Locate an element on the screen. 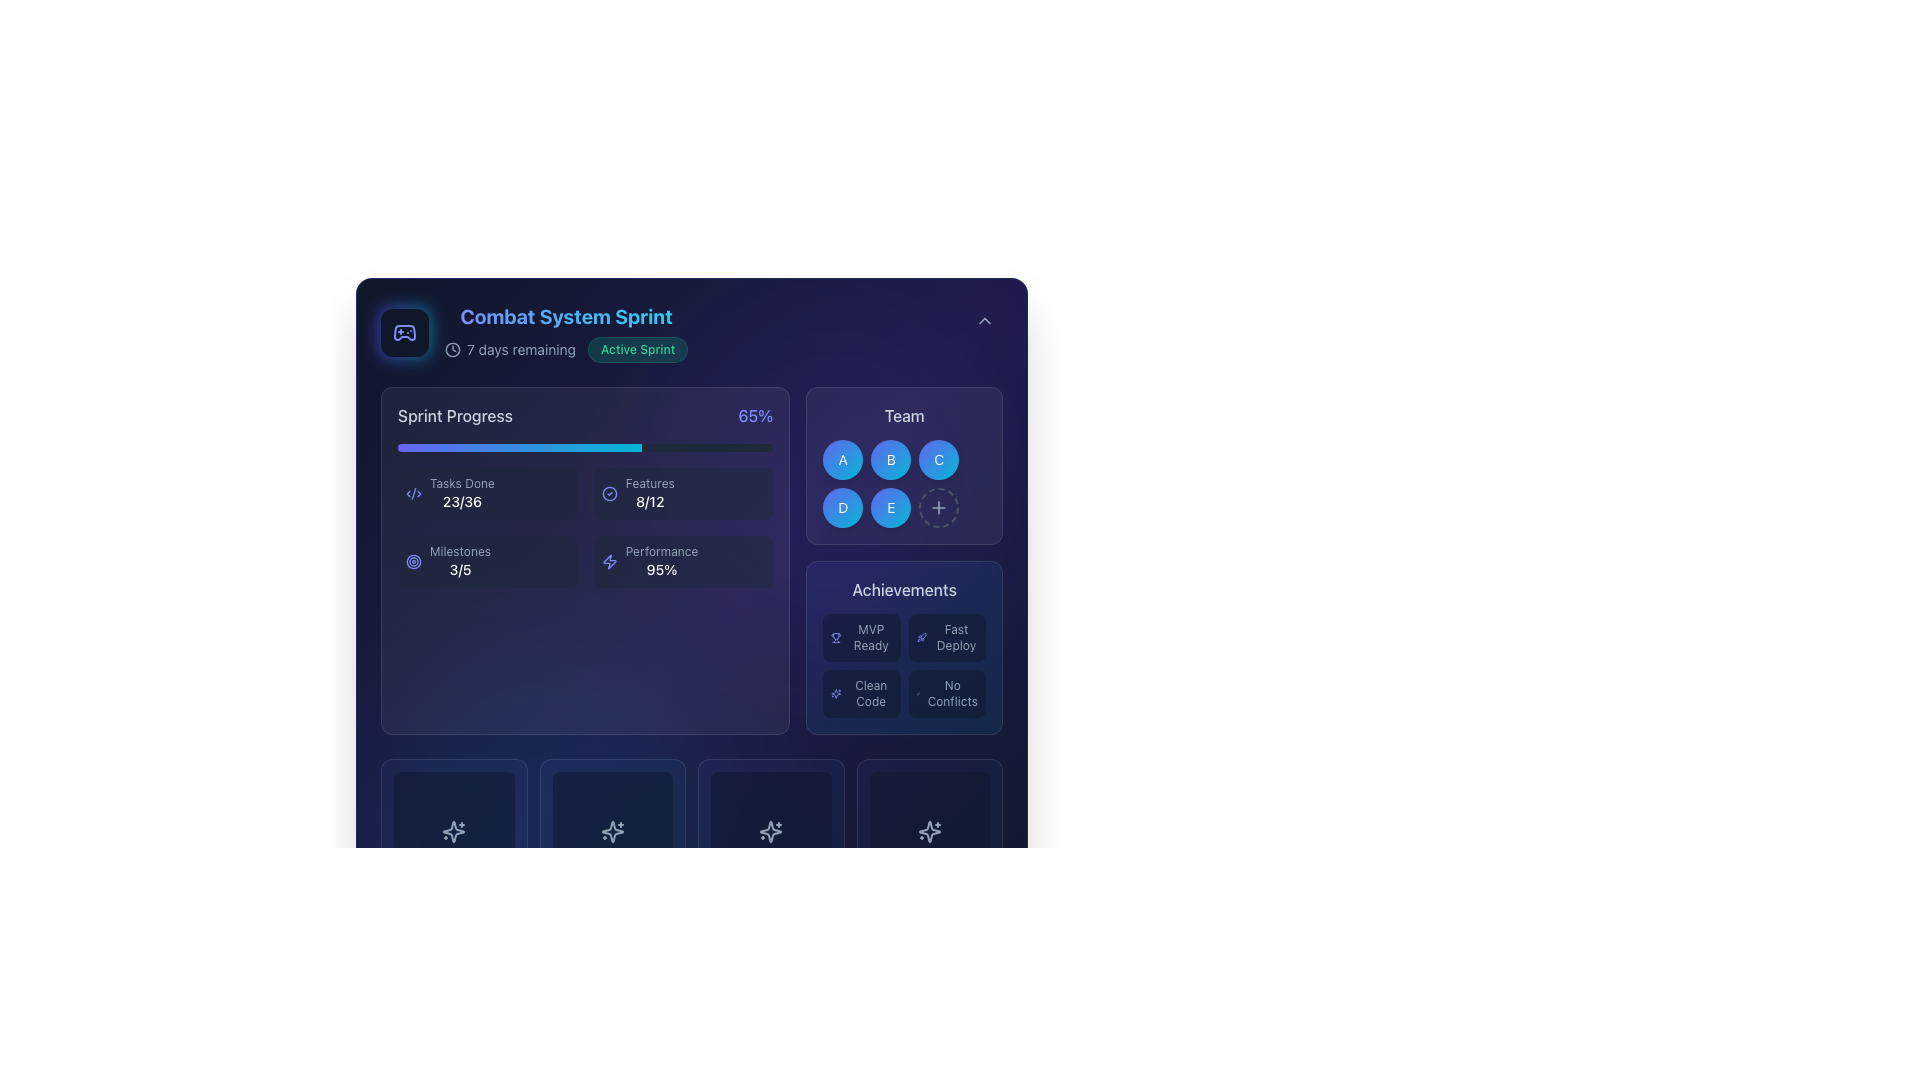  the filled segment of the progress indicator located below the 'Sprint Progress' label, which visually represents 65% completion of the task is located at coordinates (519, 446).